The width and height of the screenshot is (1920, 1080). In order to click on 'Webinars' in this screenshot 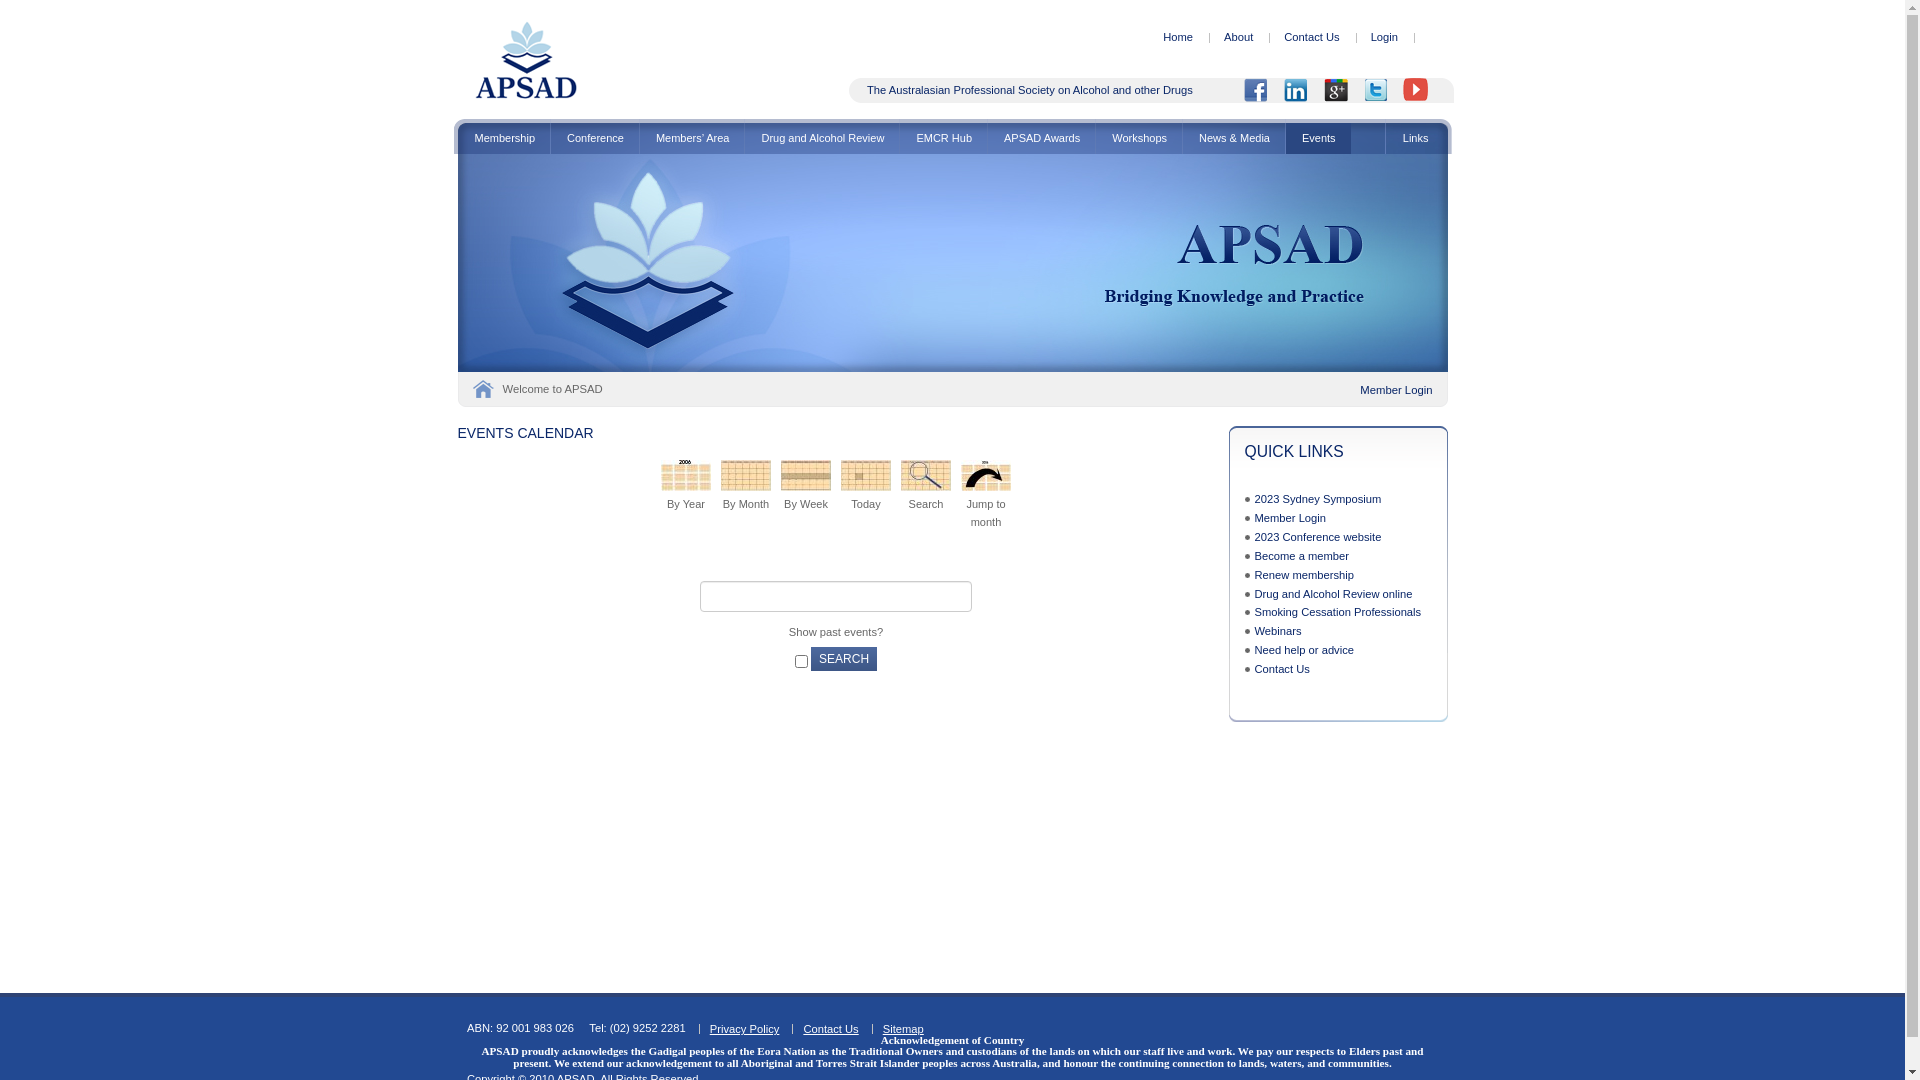, I will do `click(1252, 631)`.